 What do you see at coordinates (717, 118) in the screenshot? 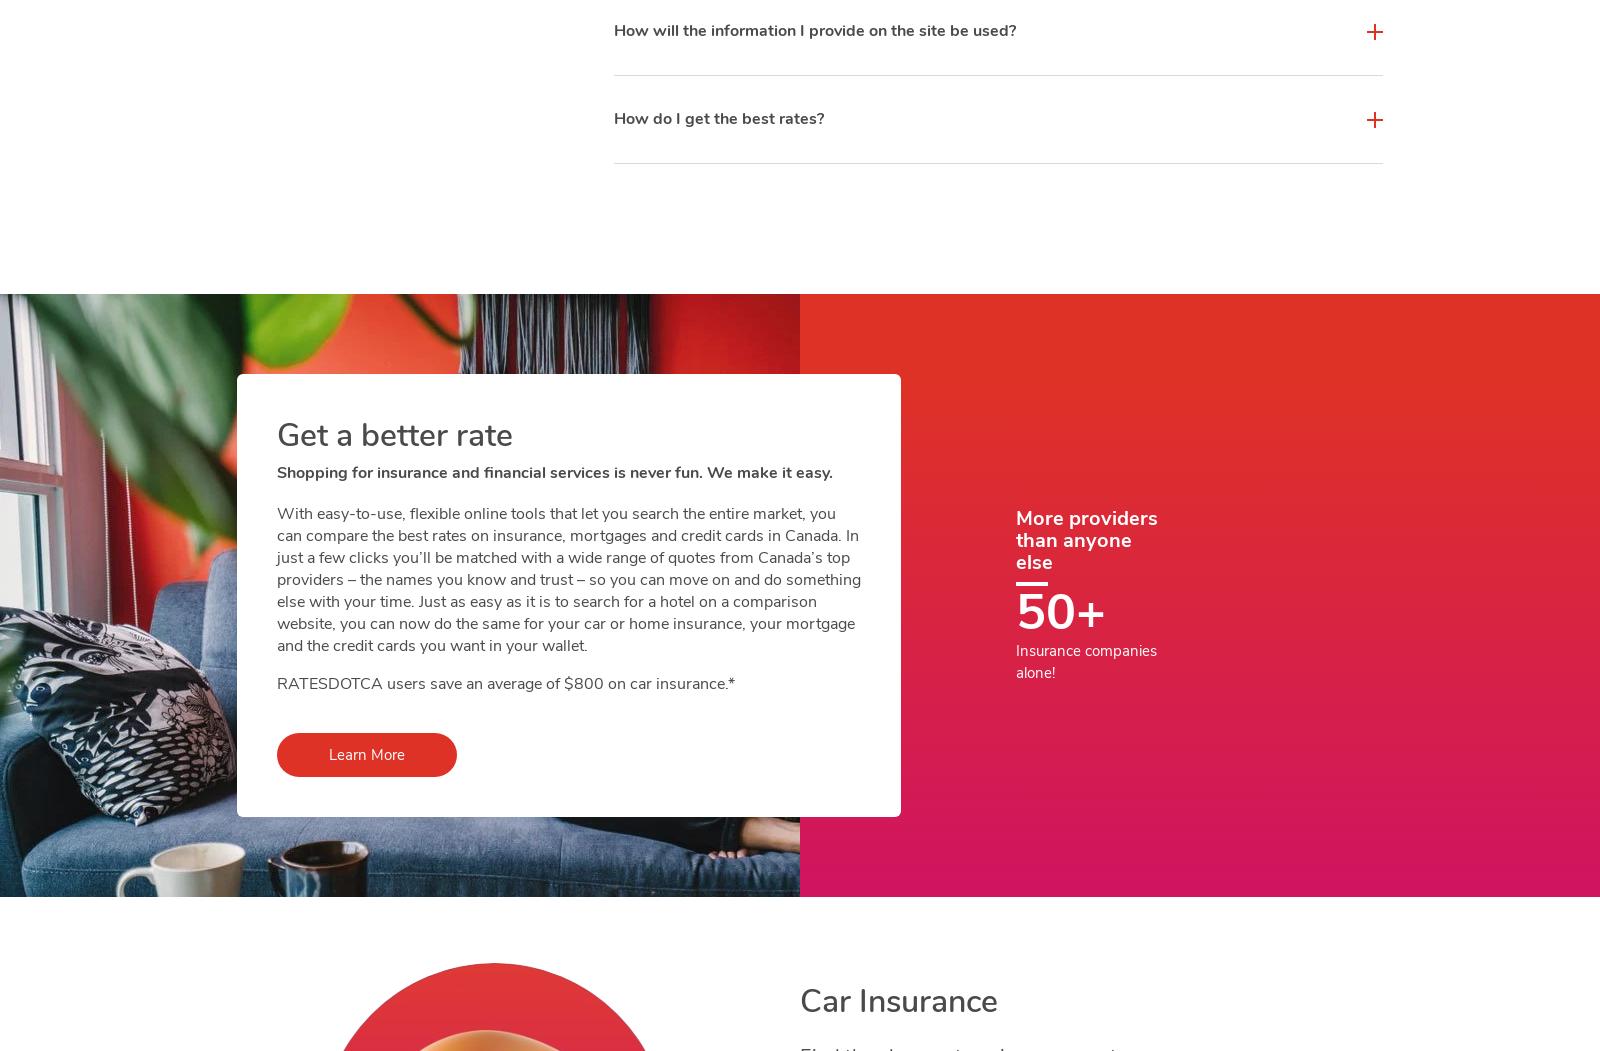
I see `'How do I get the best rates?'` at bounding box center [717, 118].